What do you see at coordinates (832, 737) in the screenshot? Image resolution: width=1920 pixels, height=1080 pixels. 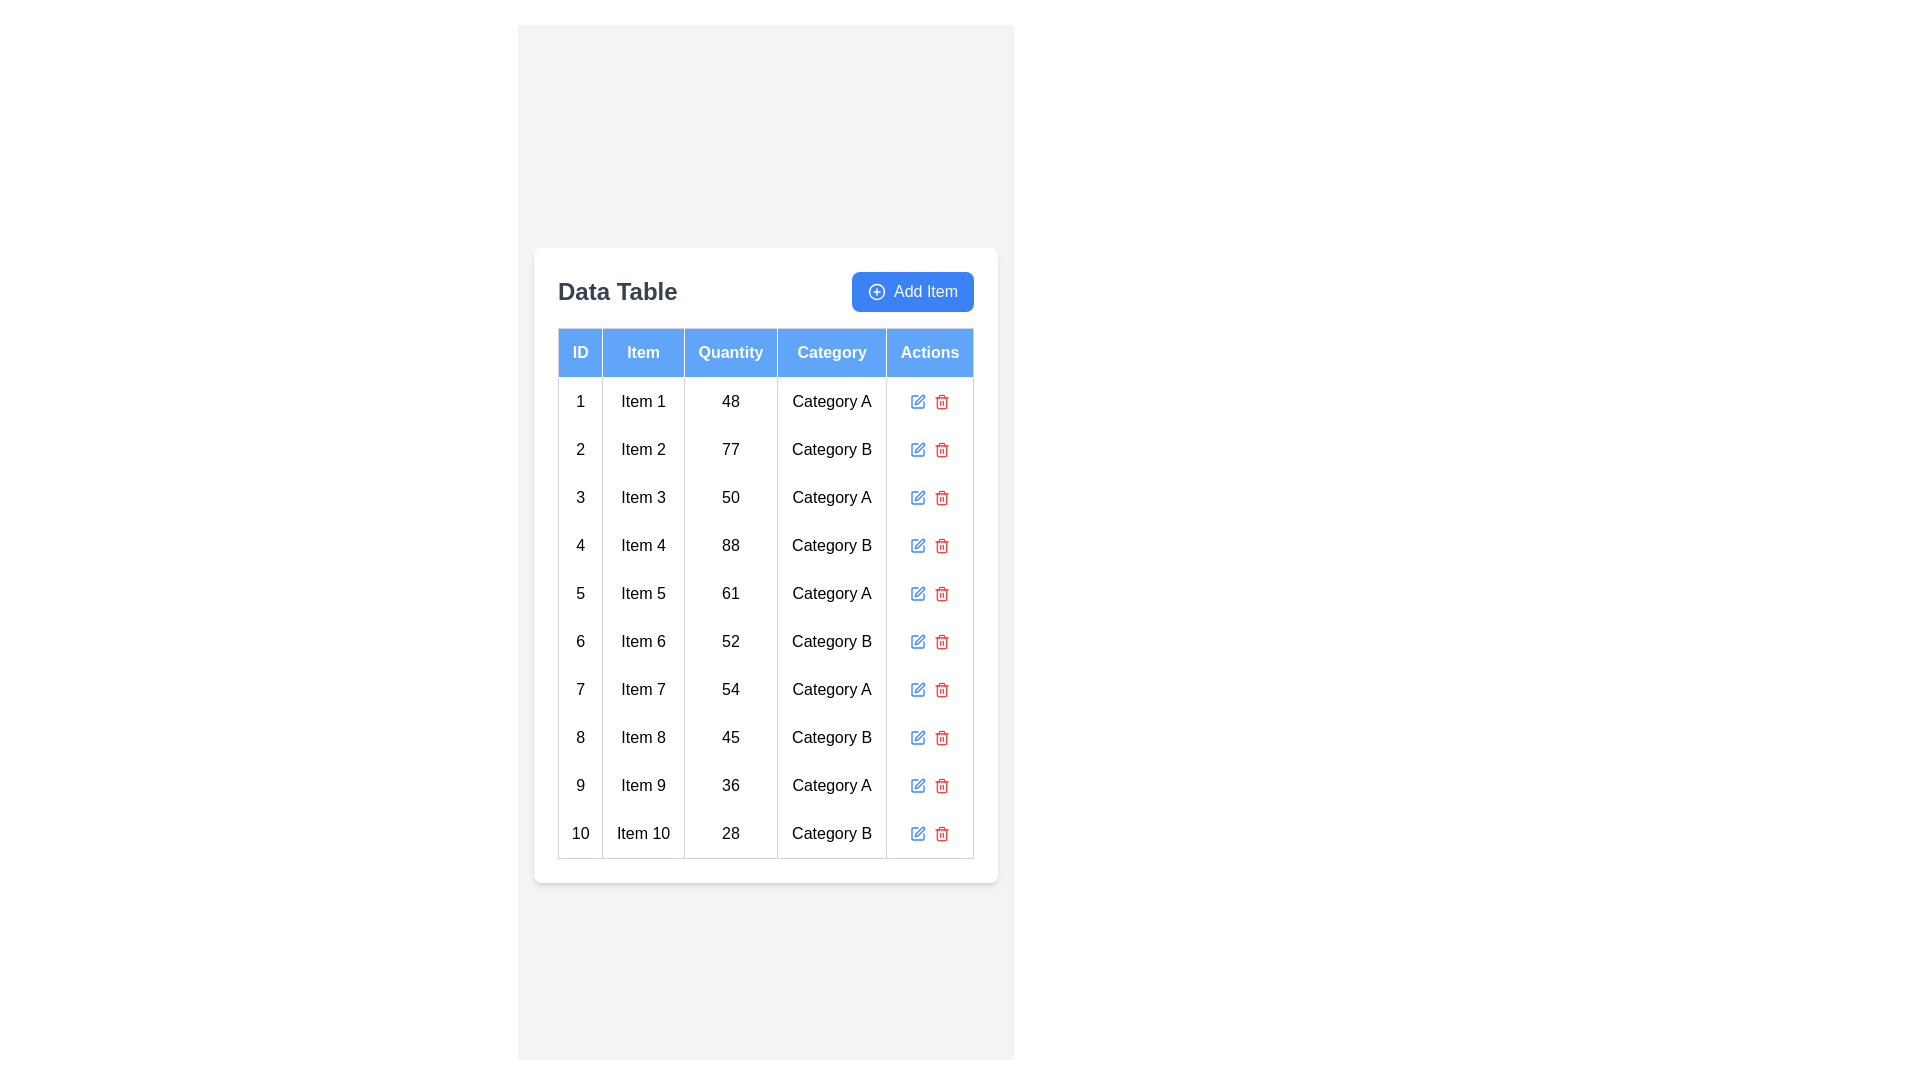 I see `the static text label displaying 'Category B' located in the 8th row of the table, which is horizontally centered within its bordered cell` at bounding box center [832, 737].